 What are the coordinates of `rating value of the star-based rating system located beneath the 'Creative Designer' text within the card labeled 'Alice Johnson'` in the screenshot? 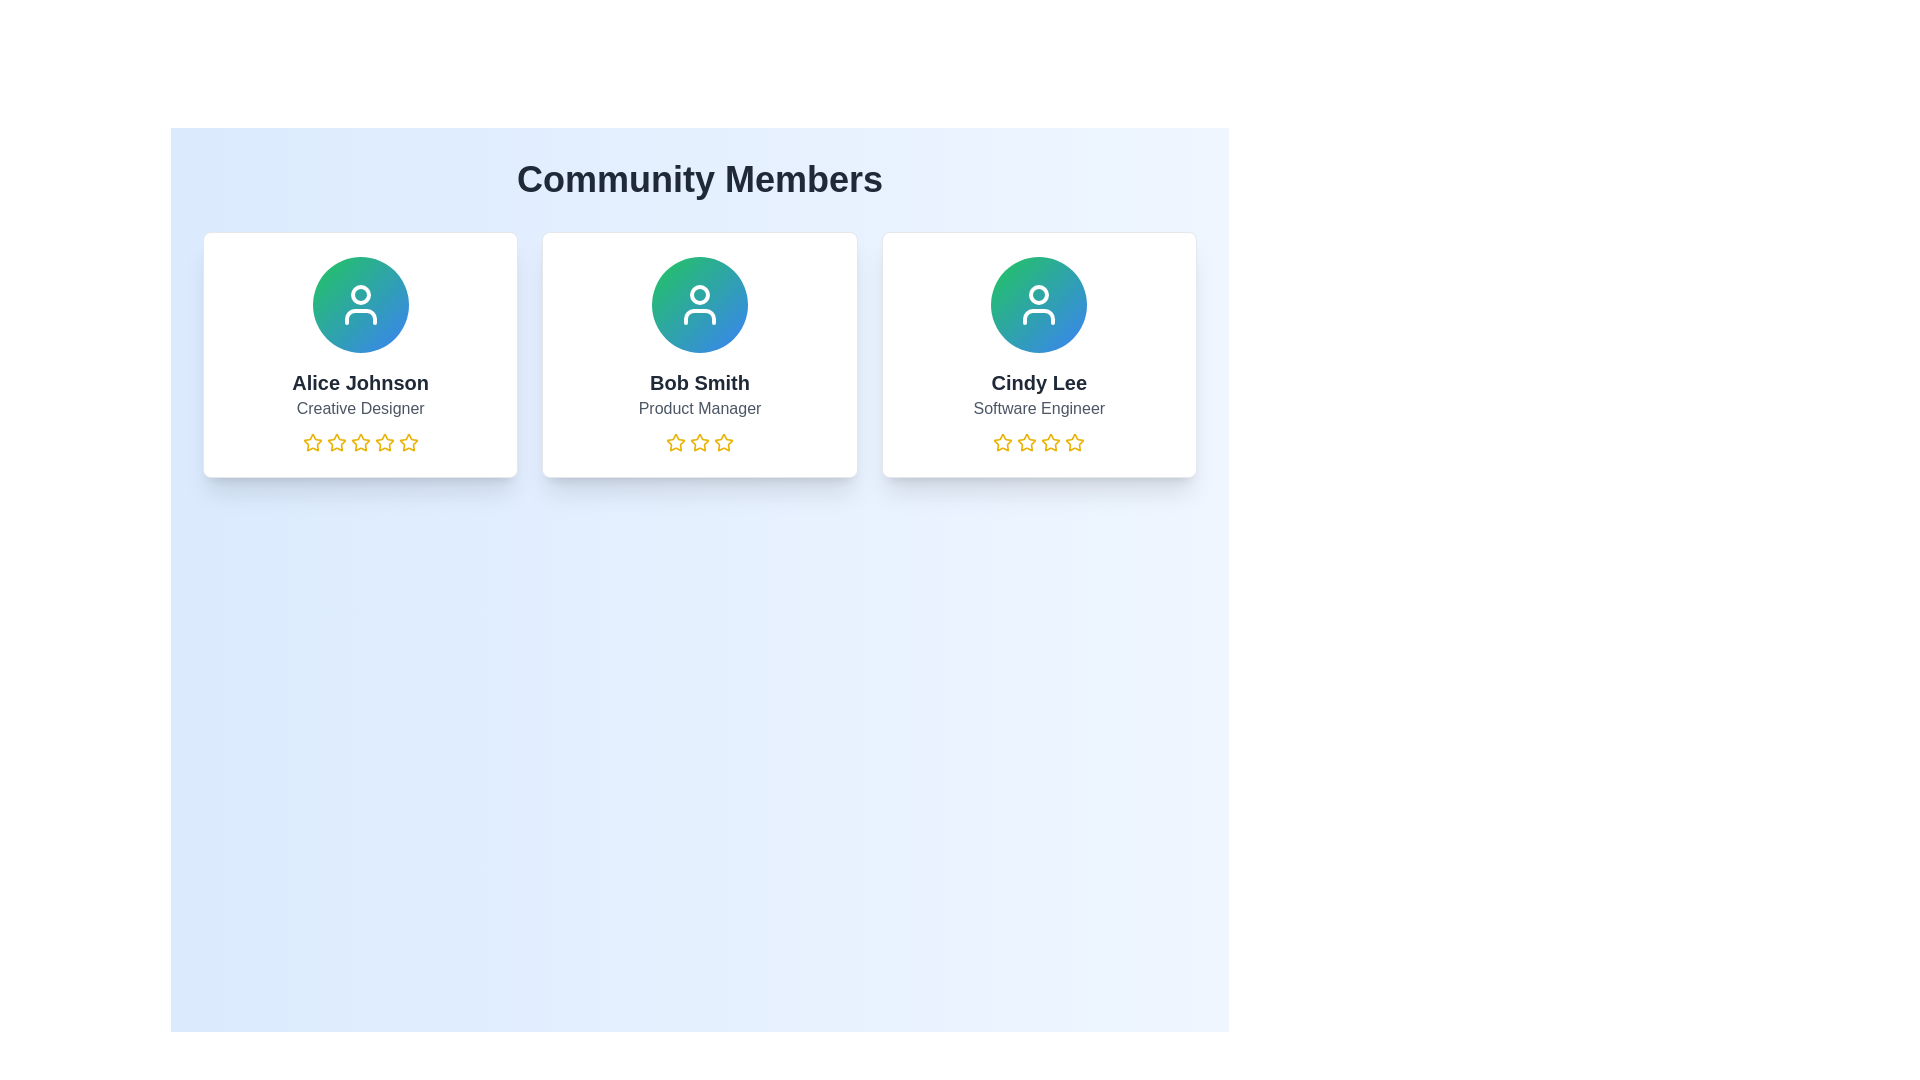 It's located at (360, 442).